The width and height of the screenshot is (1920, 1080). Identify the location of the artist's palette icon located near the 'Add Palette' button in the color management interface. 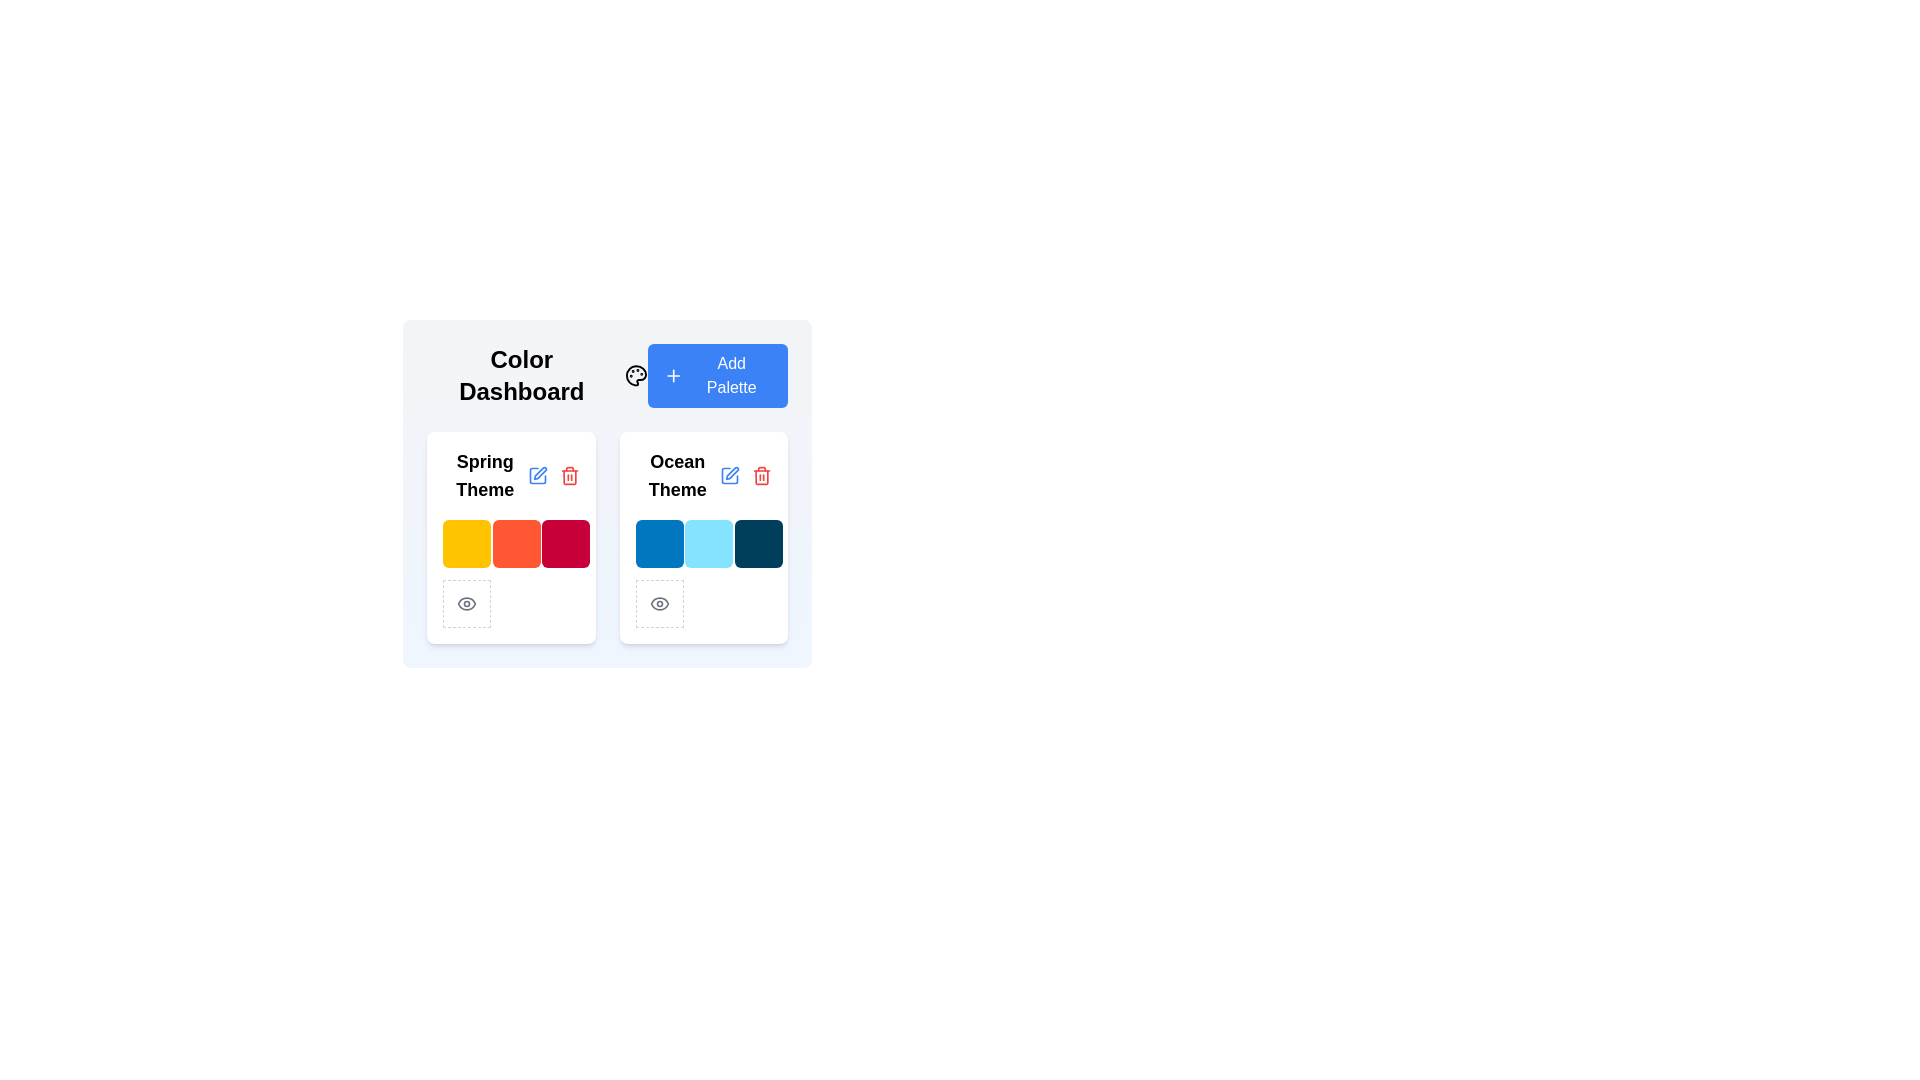
(635, 375).